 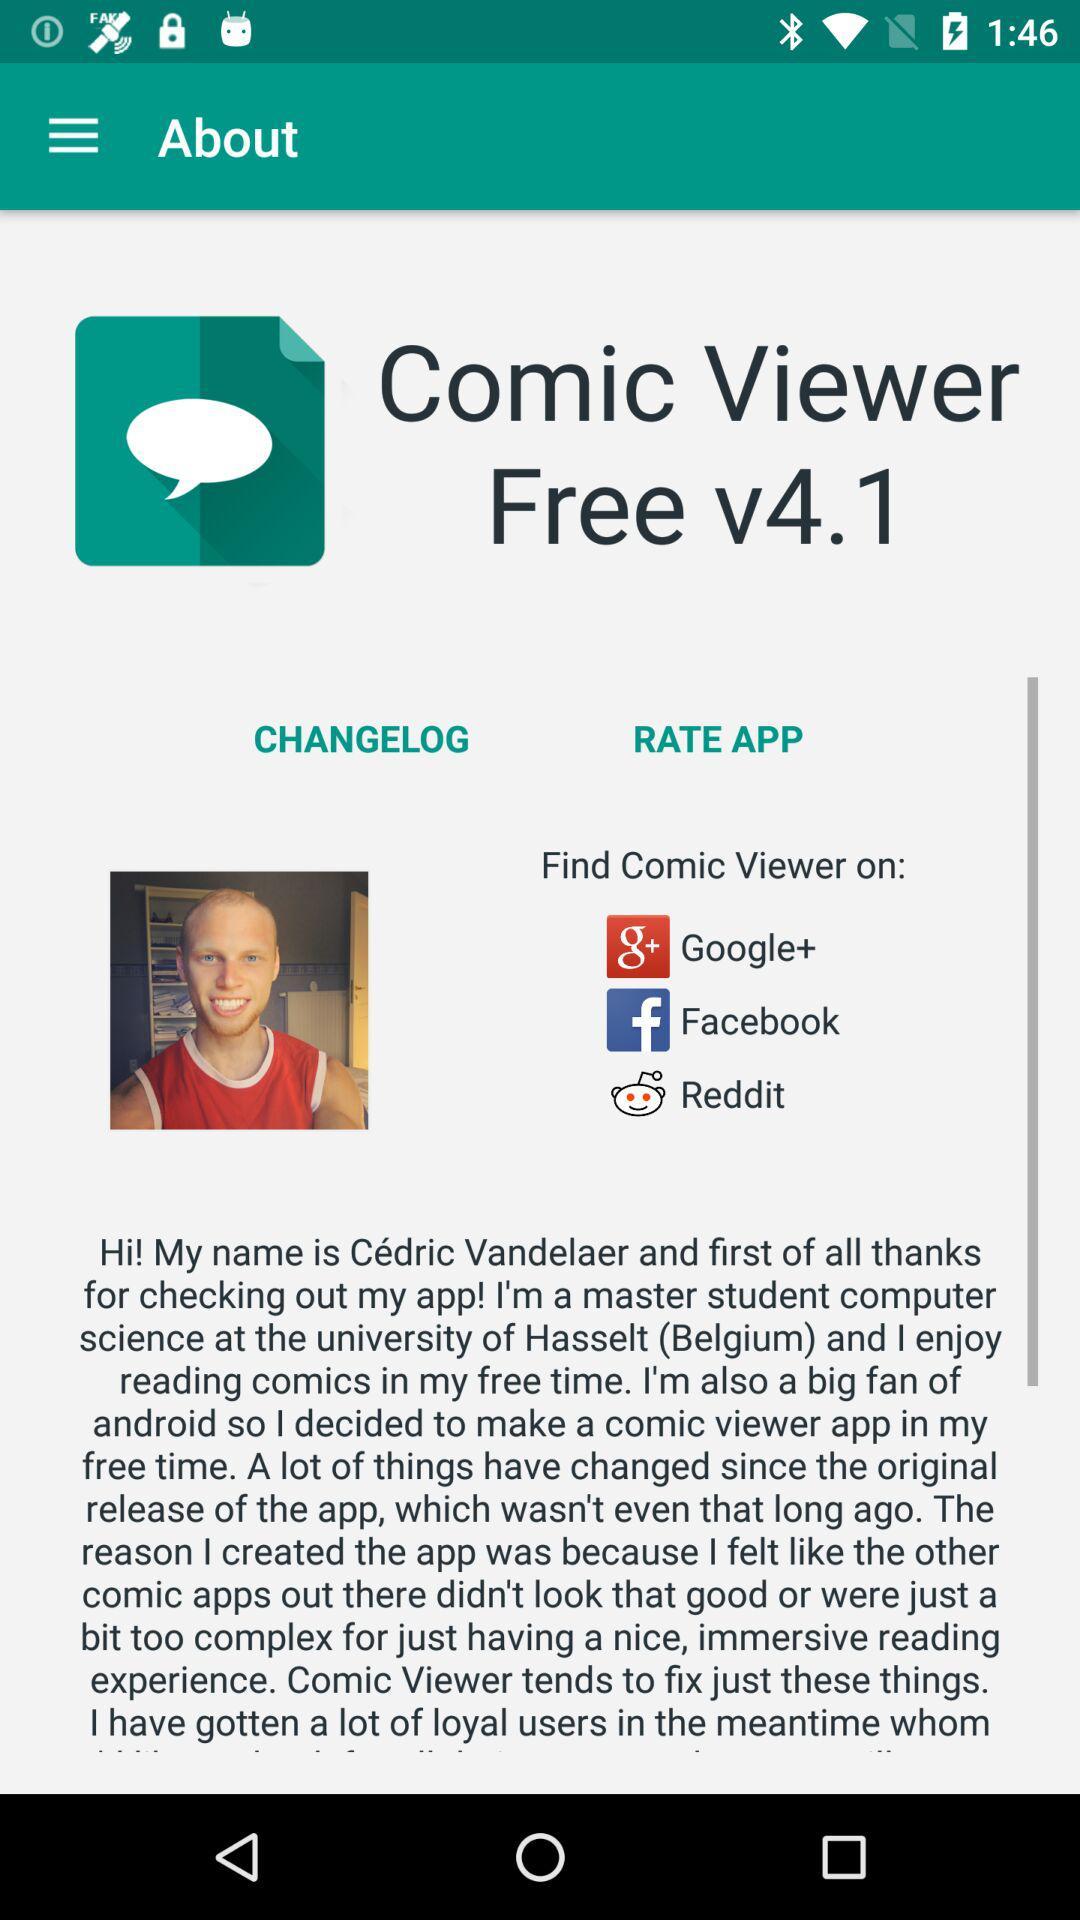 I want to click on the facebook icon, so click(x=638, y=1019).